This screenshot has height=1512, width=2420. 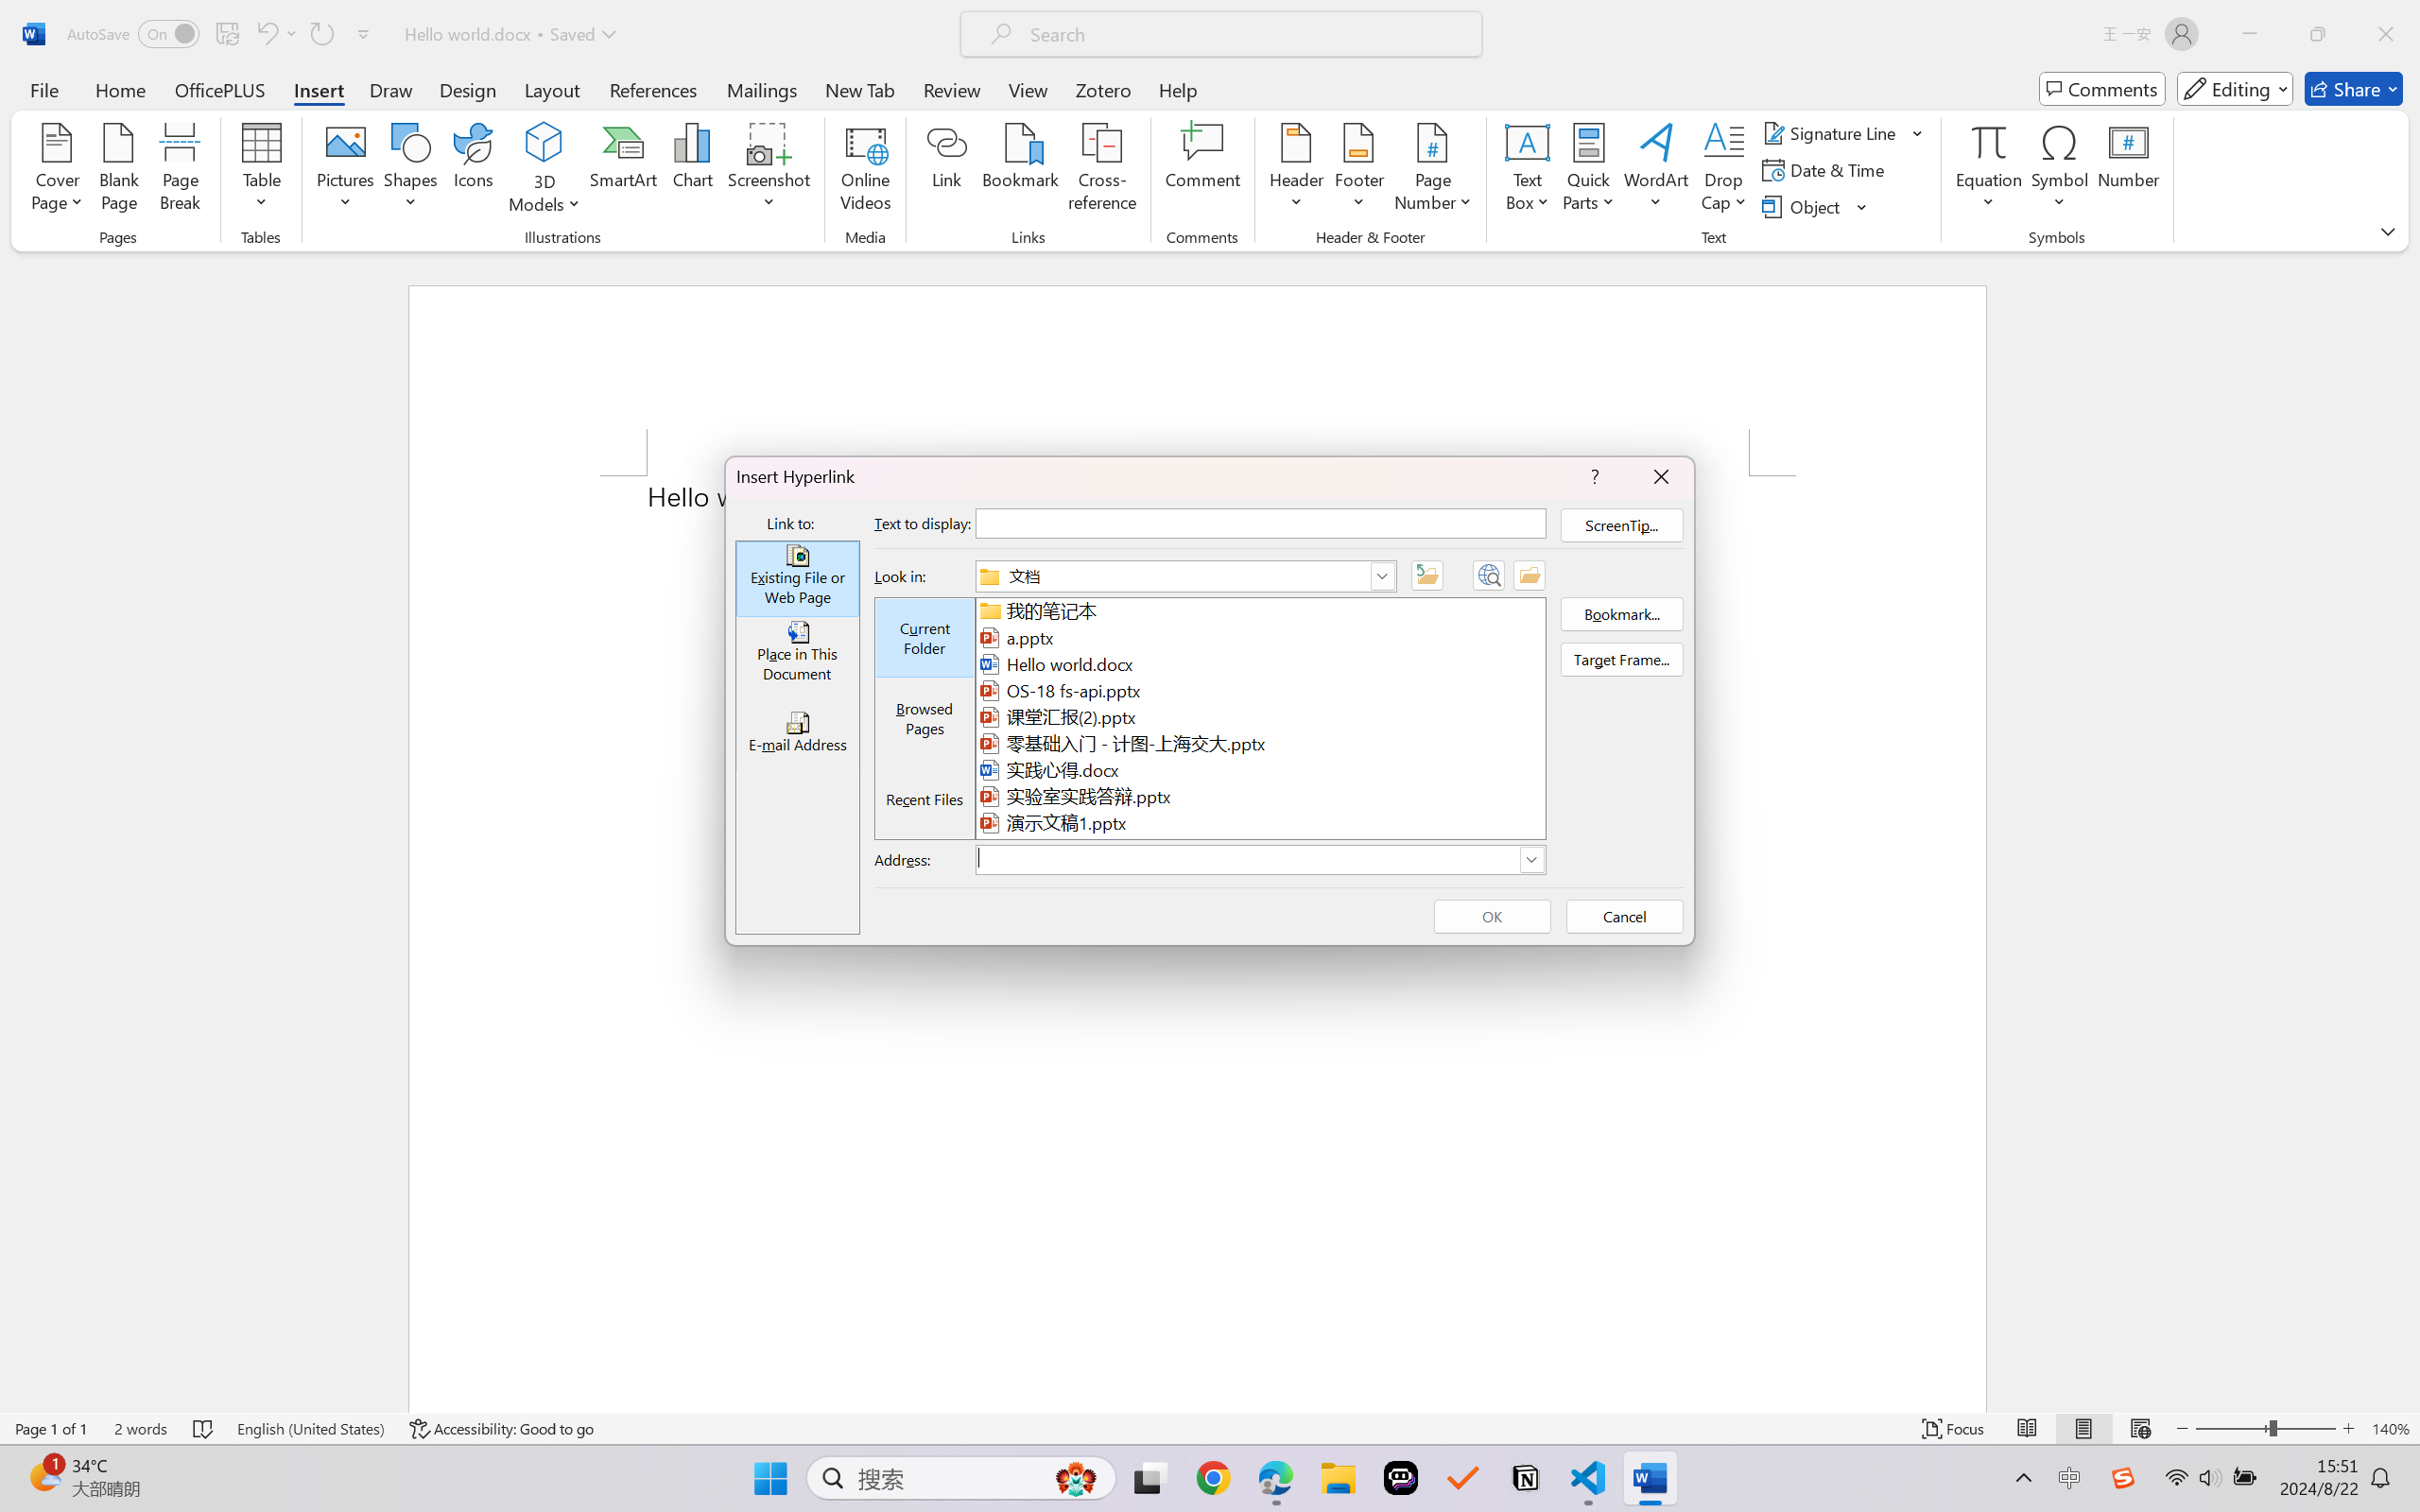 What do you see at coordinates (624, 170) in the screenshot?
I see `'SmartArt...'` at bounding box center [624, 170].